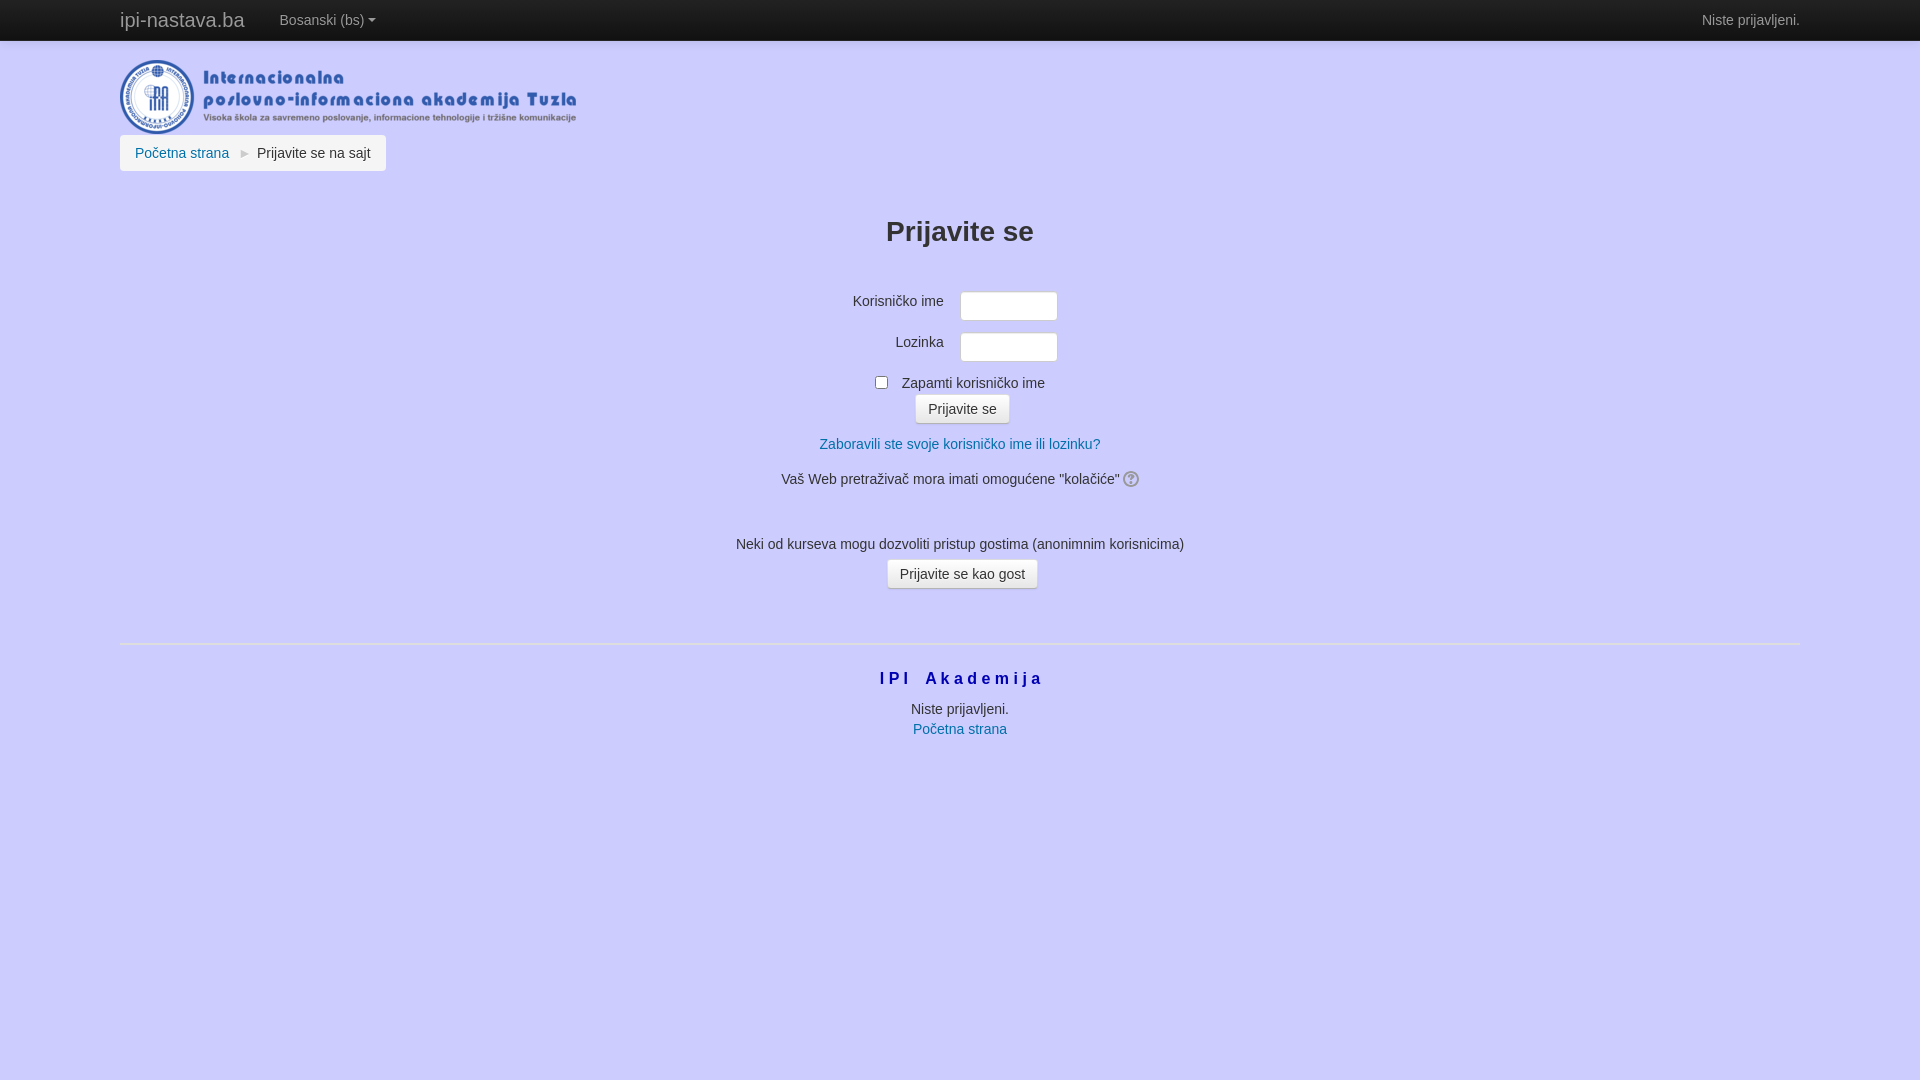  What do you see at coordinates (962, 574) in the screenshot?
I see `'Prijavite se kao gost'` at bounding box center [962, 574].